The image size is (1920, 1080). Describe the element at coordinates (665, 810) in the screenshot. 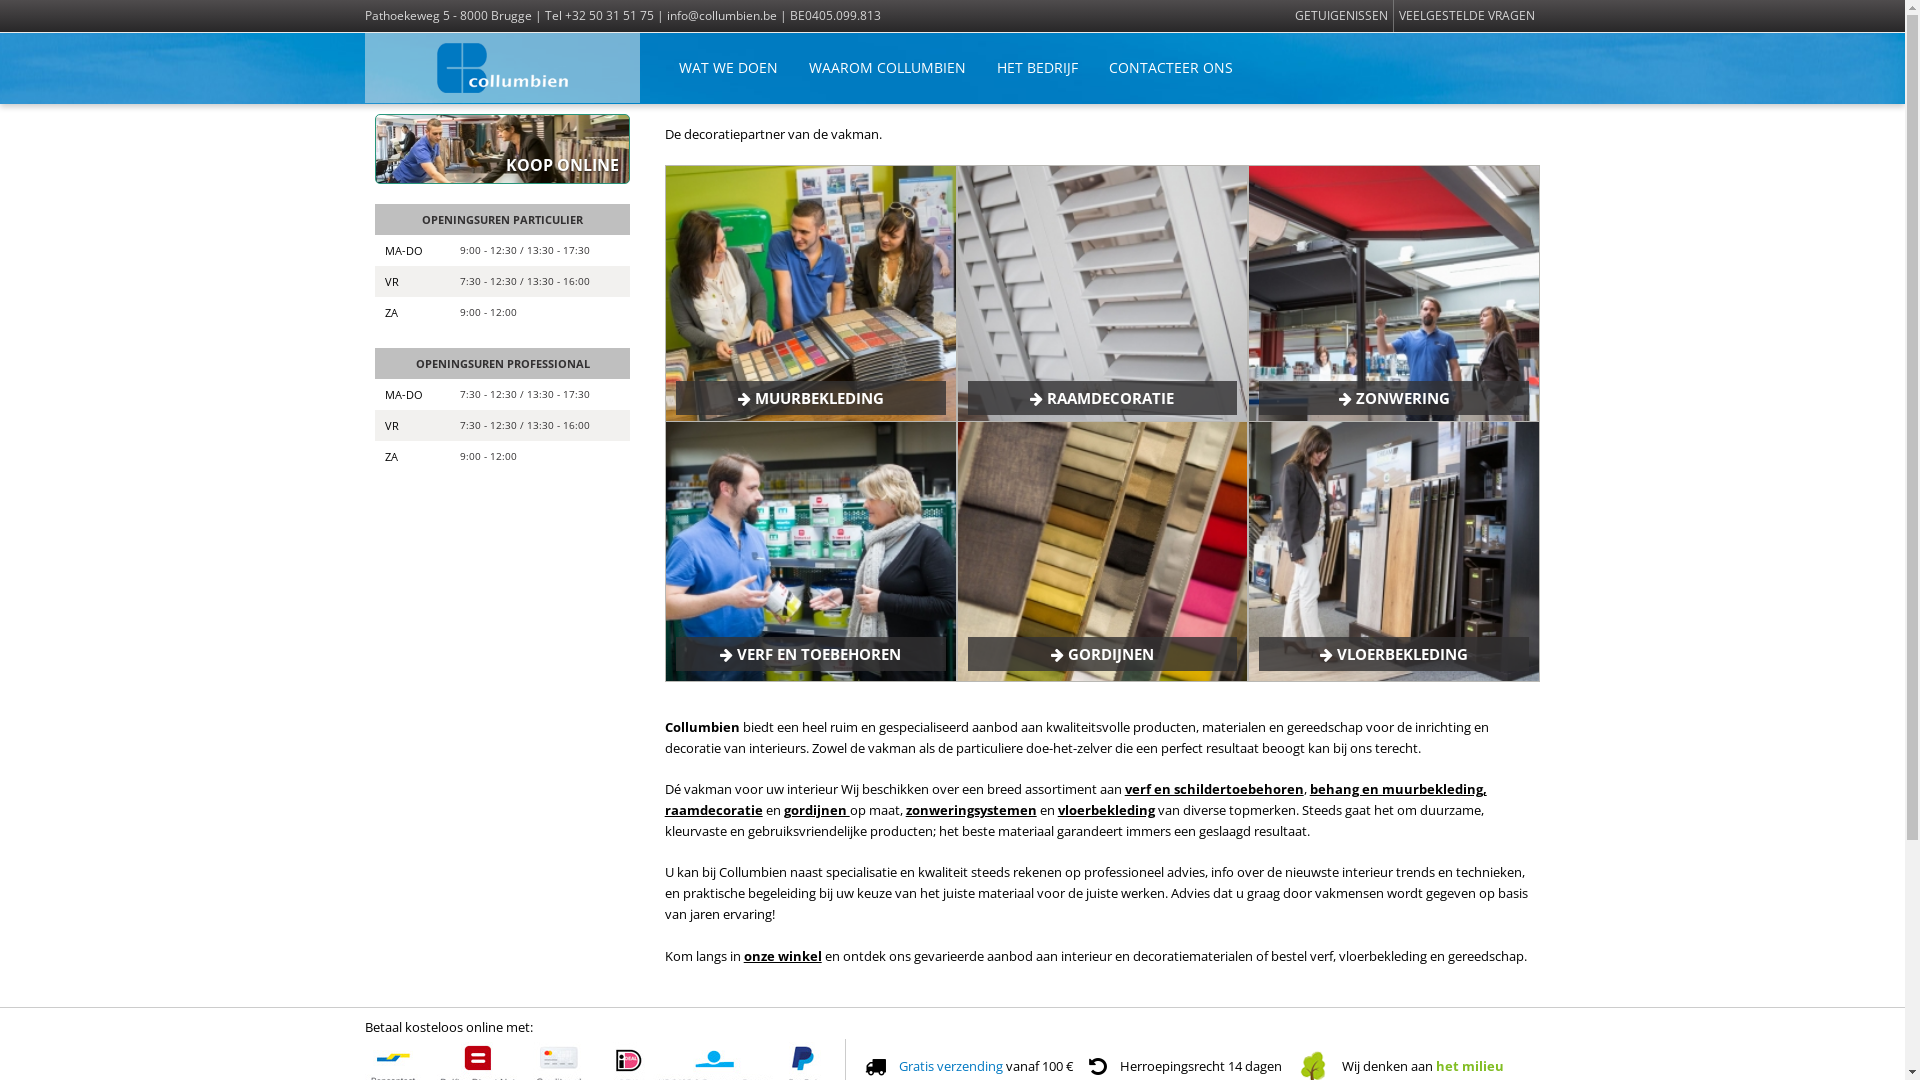

I see `'raamdecoratie'` at that location.